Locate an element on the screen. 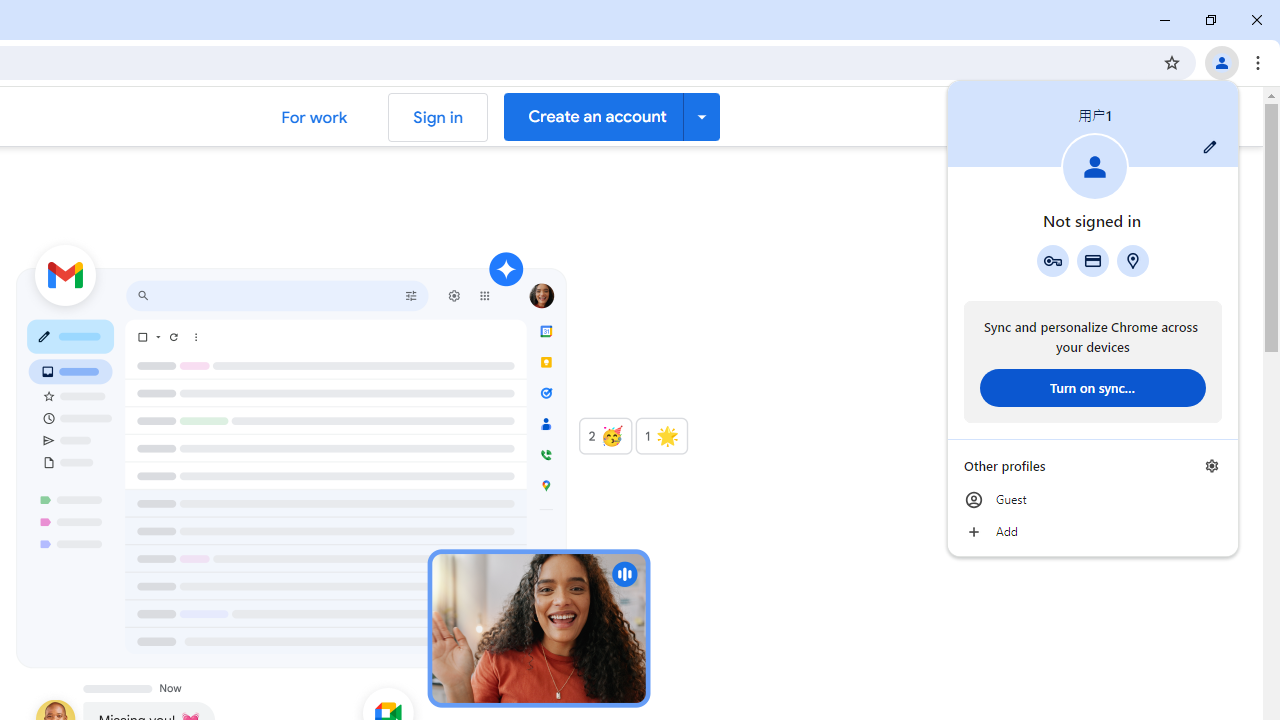  'Manage profiles' is located at coordinates (1211, 465).